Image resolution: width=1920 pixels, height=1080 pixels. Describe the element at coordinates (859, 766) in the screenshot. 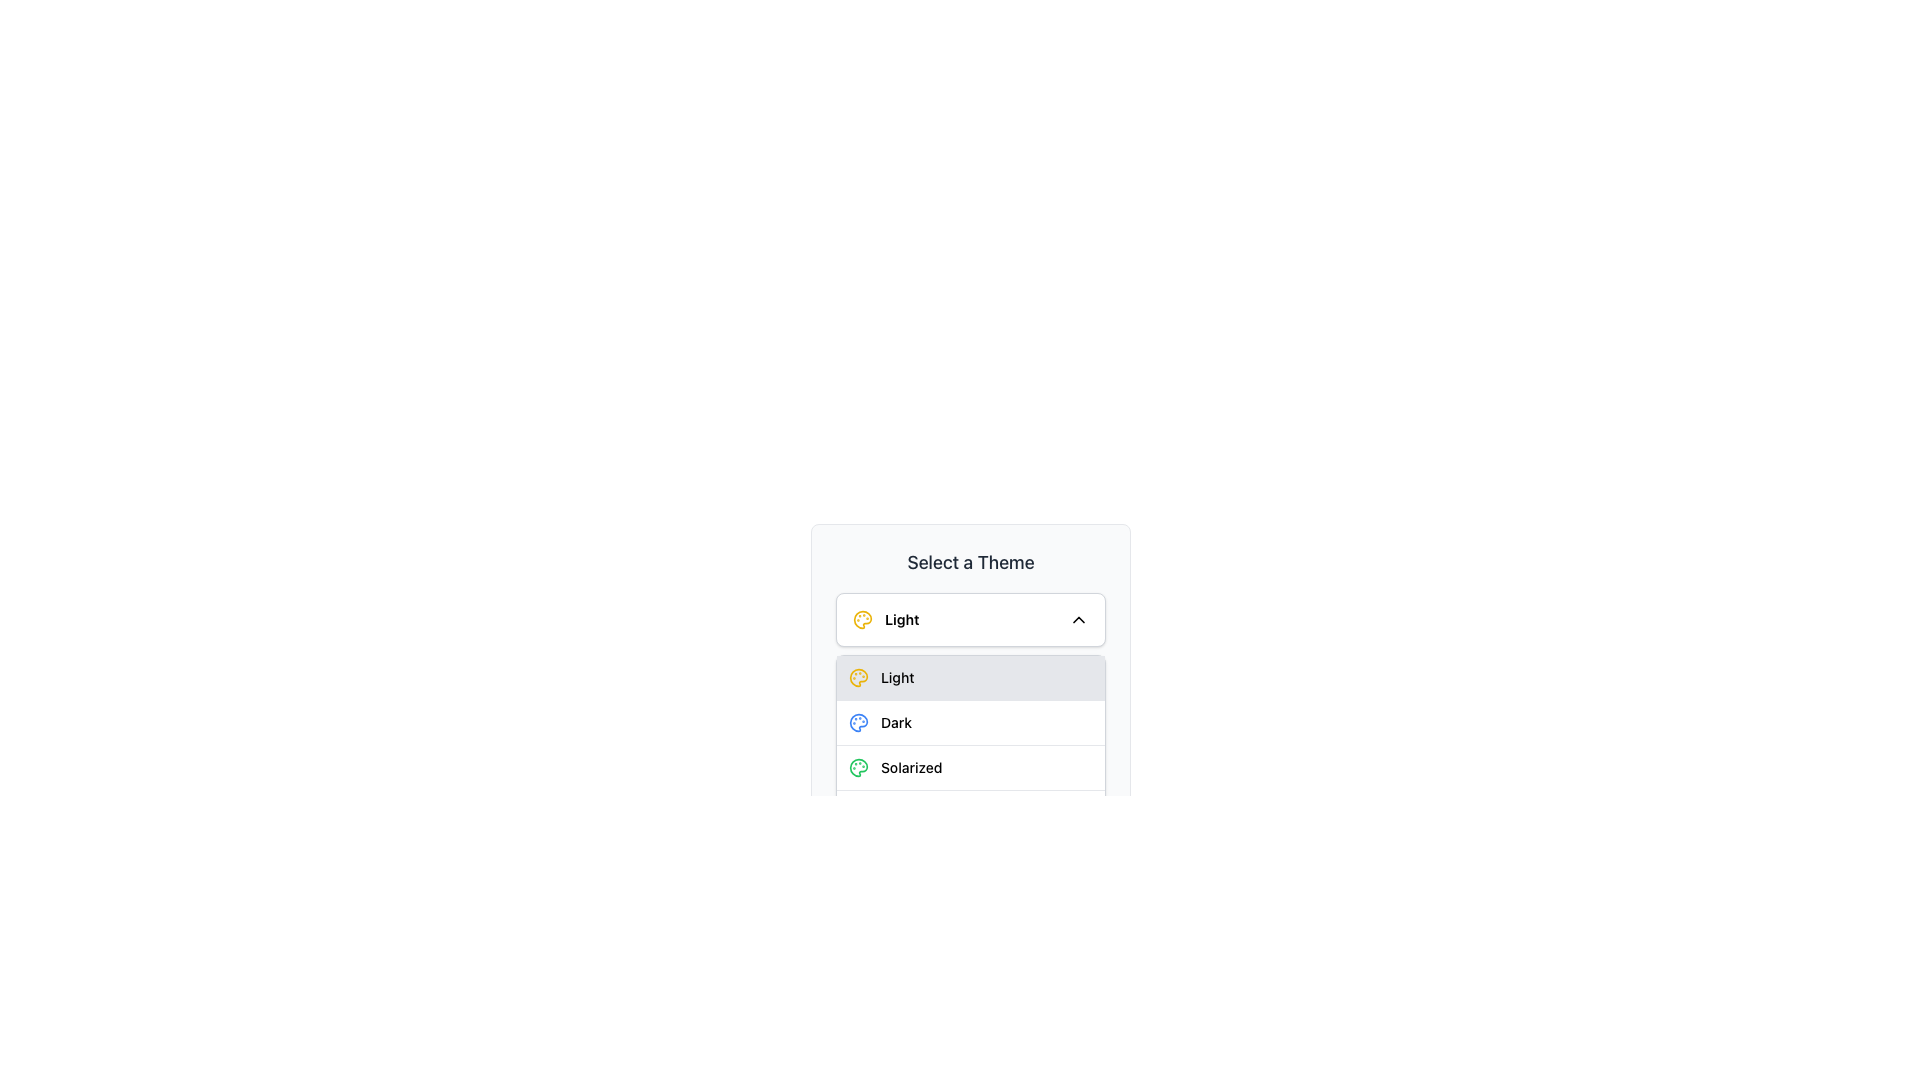

I see `the green circular palette icon, which is the third icon in the theme selection dropdown` at that location.